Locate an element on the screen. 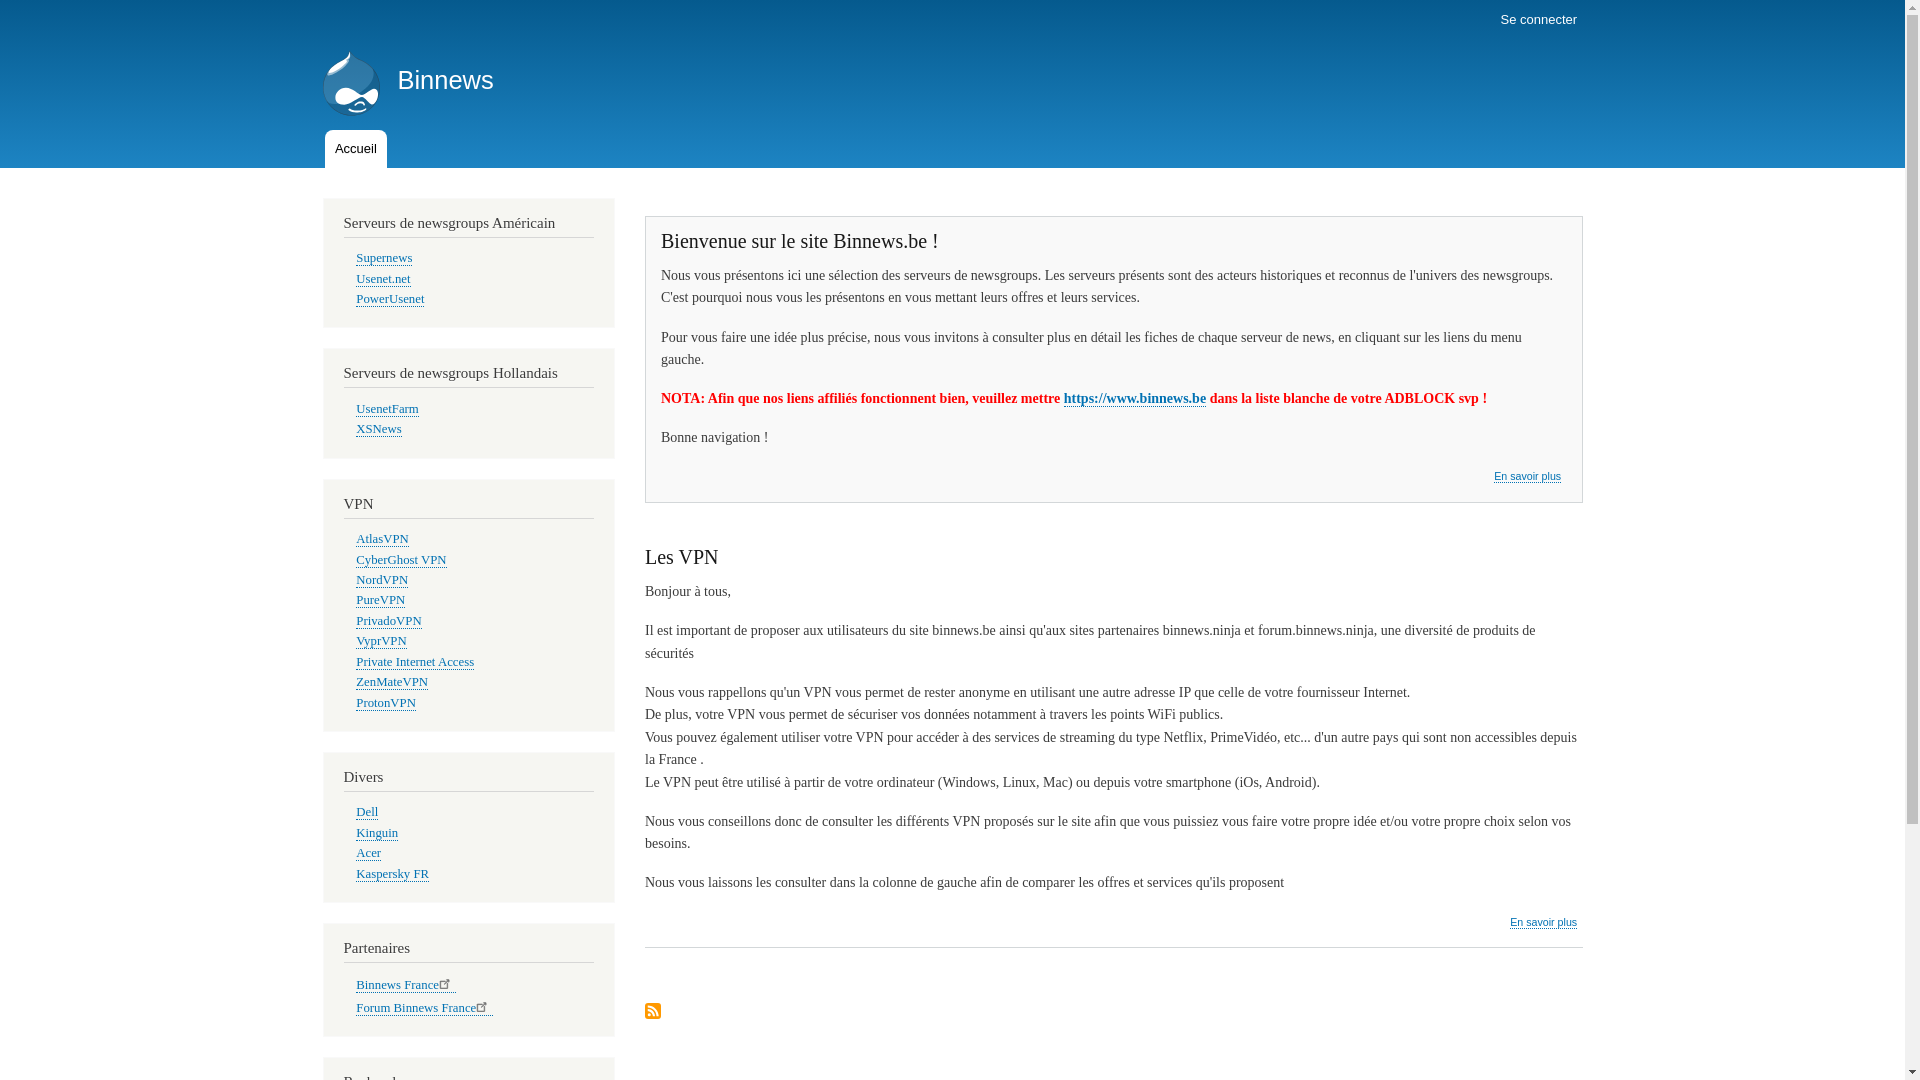  'ProtonVPN' is located at coordinates (385, 702).